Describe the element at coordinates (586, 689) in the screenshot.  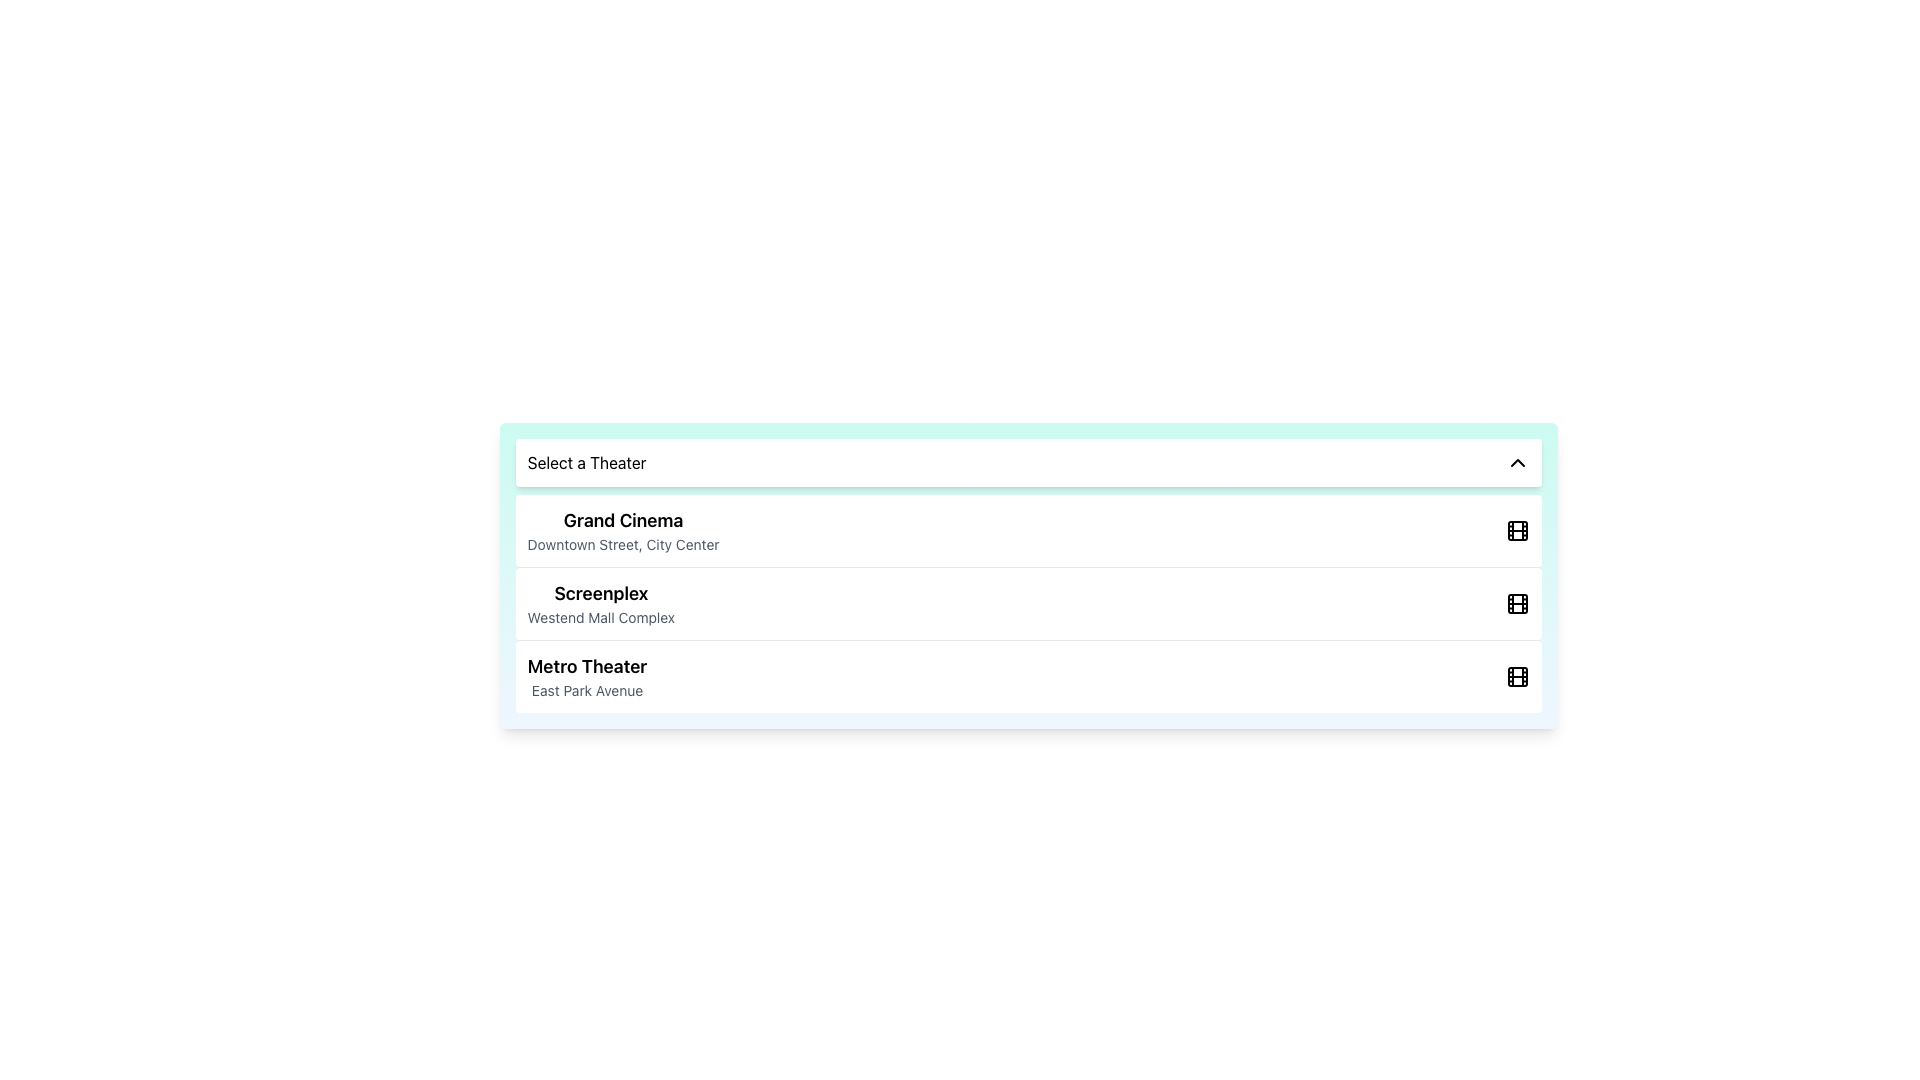
I see `descriptive text located directly below the main title 'Metro Theater' in the list item` at that location.